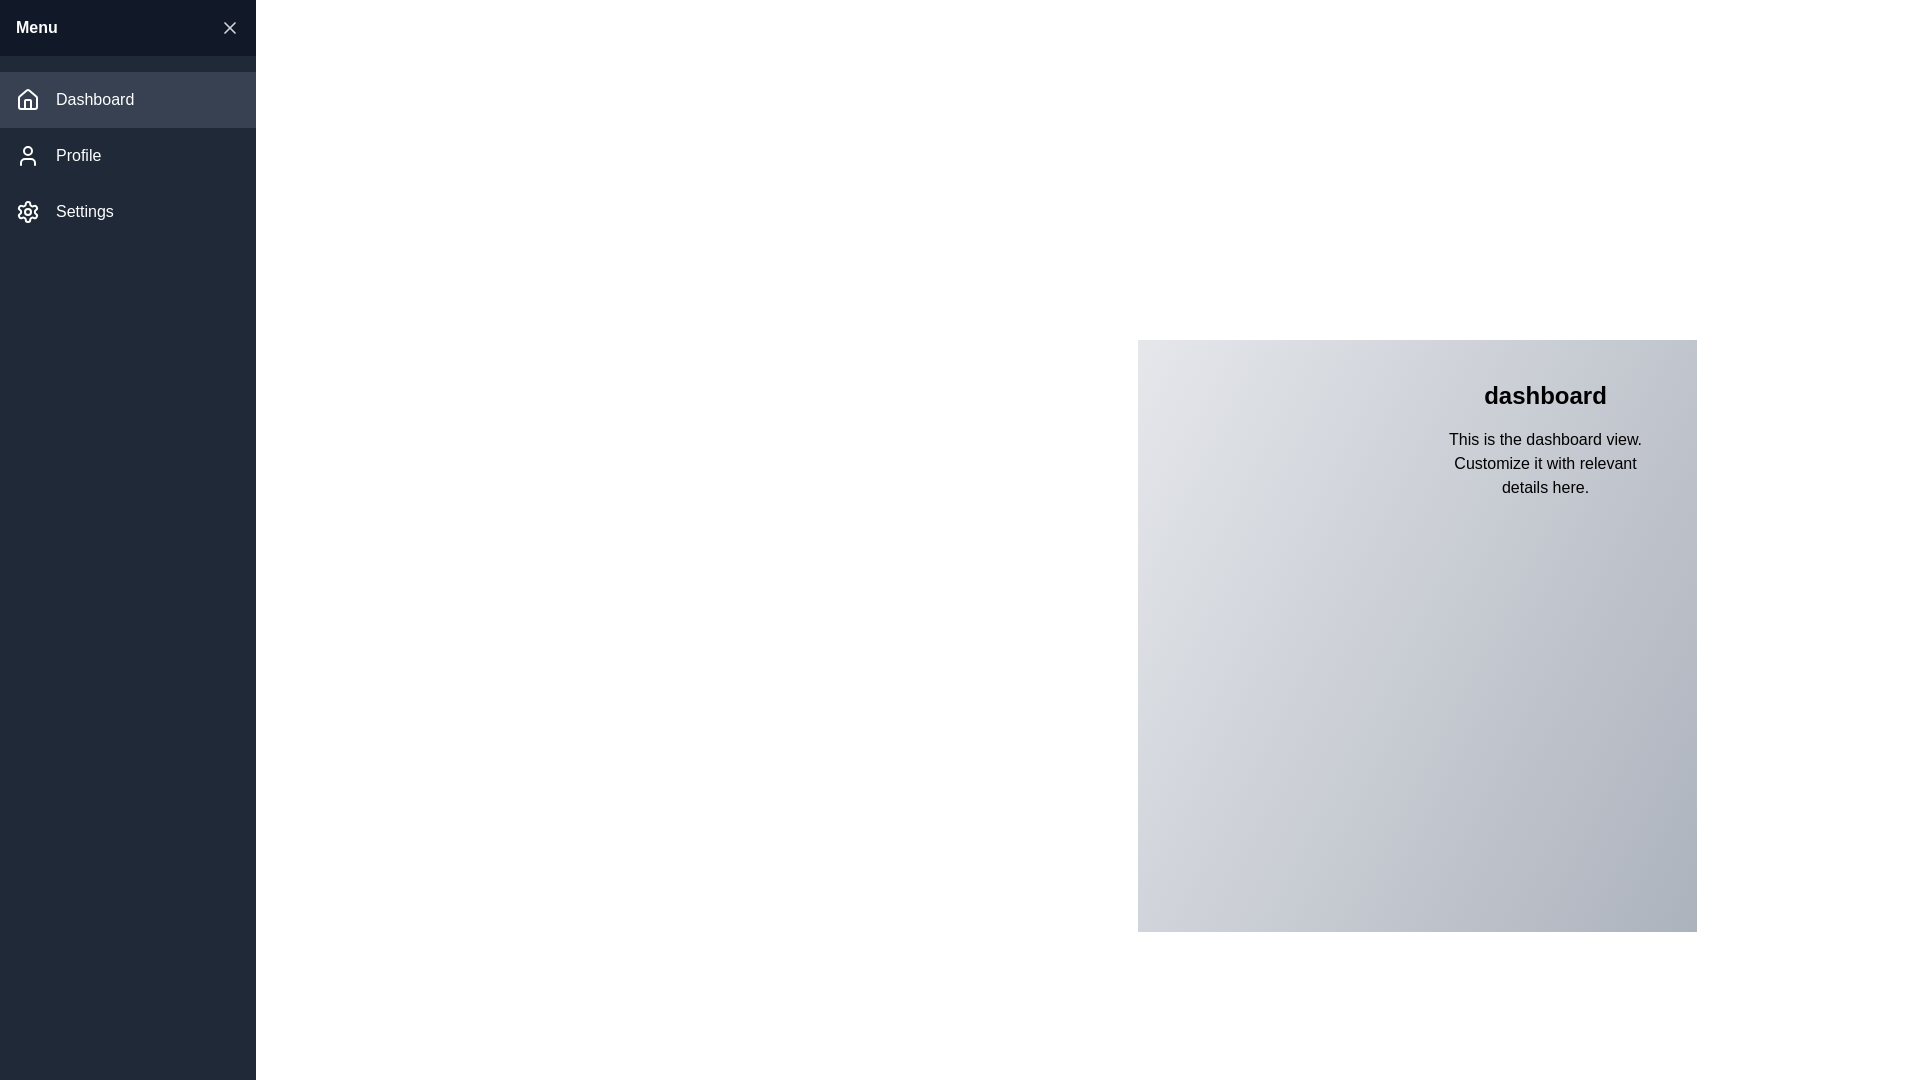  What do you see at coordinates (127, 100) in the screenshot?
I see `the menu item Dashboard` at bounding box center [127, 100].